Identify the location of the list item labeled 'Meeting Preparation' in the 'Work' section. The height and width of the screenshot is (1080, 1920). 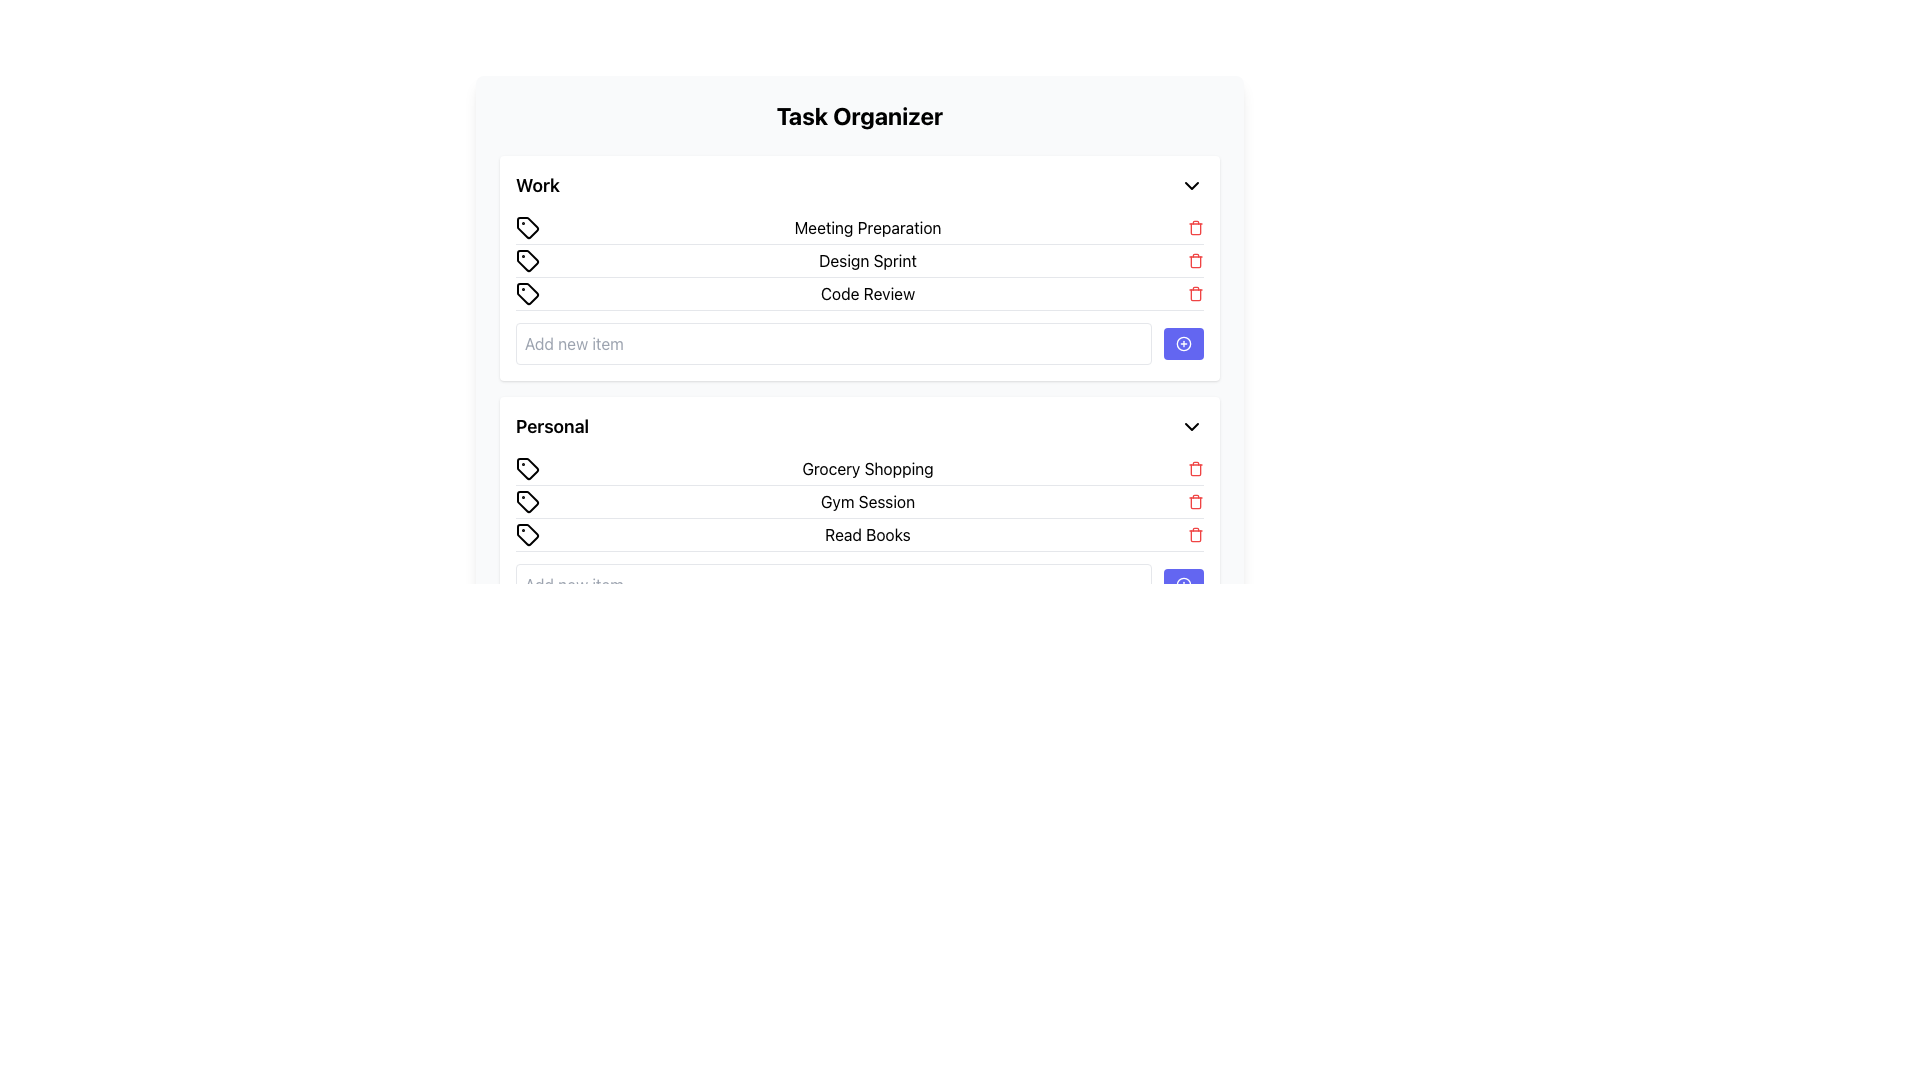
(859, 227).